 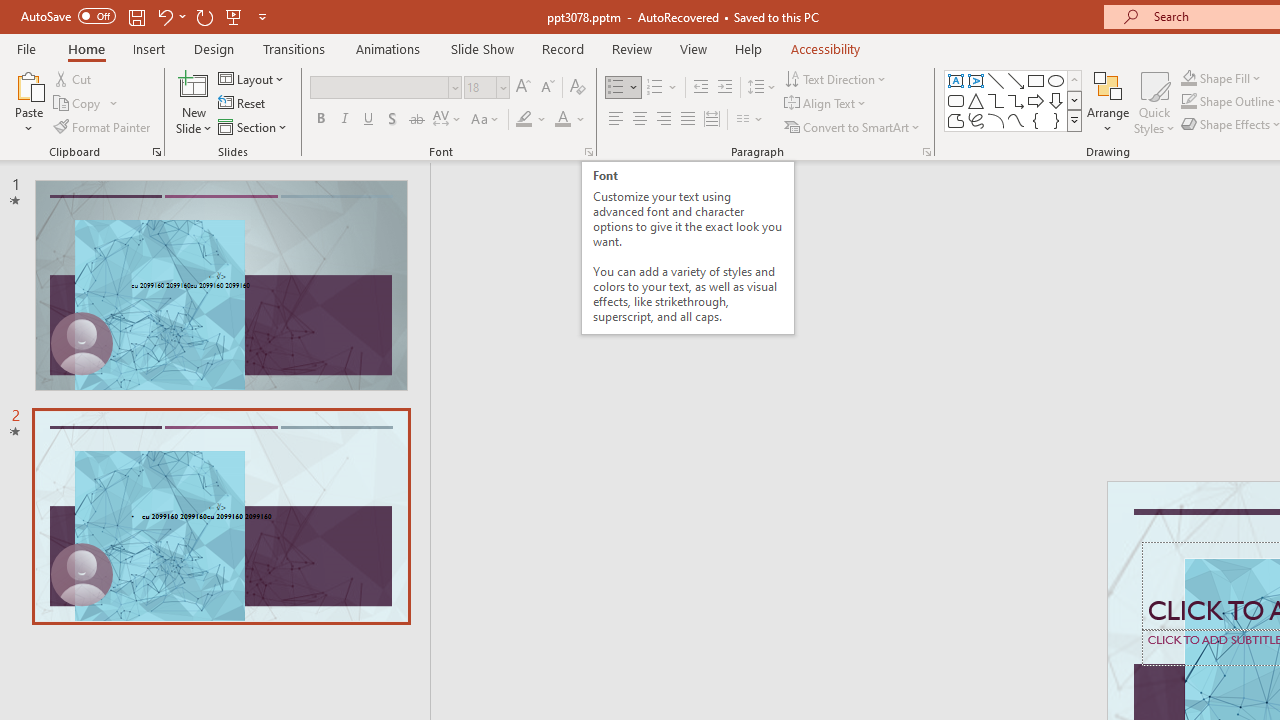 What do you see at coordinates (486, 119) in the screenshot?
I see `'Change Case'` at bounding box center [486, 119].